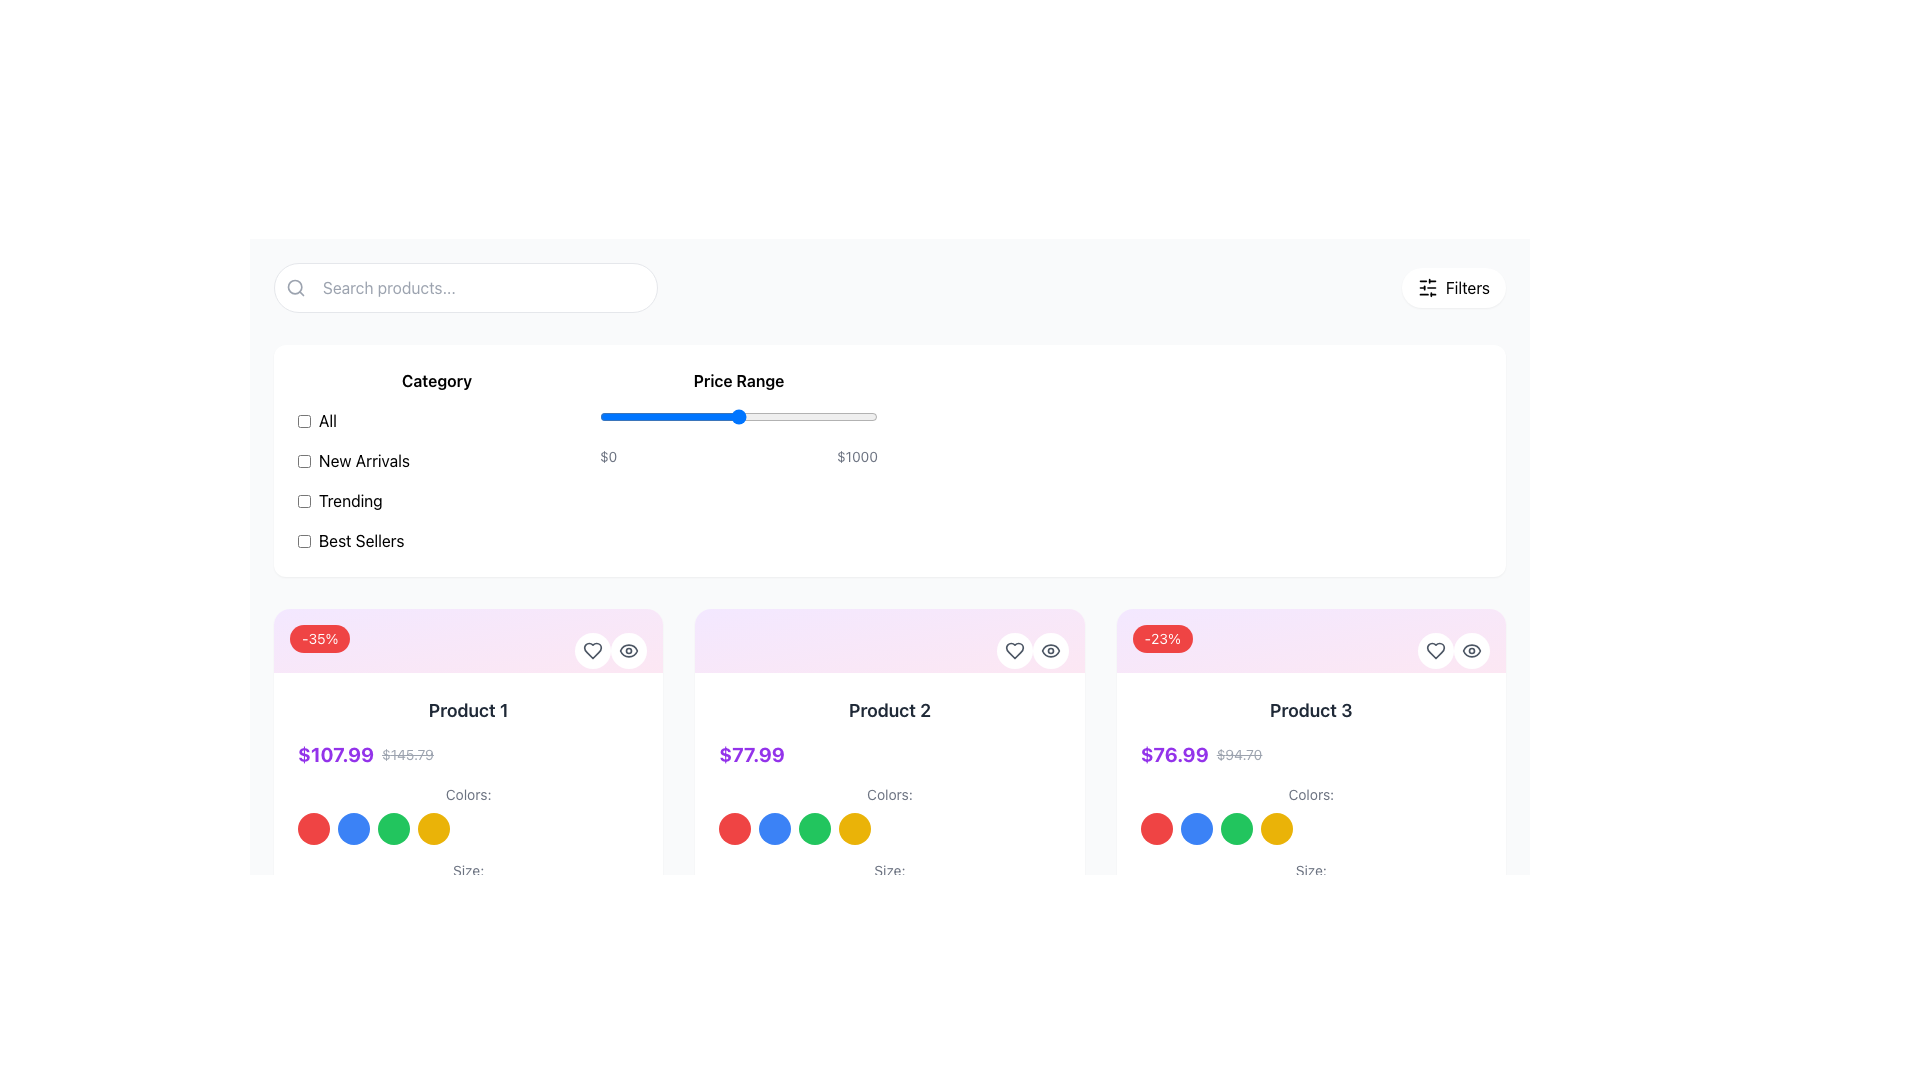 The width and height of the screenshot is (1920, 1080). Describe the element at coordinates (1311, 755) in the screenshot. I see `prices displayed for 'Product 3' in the price display component located in the product information section, which is positioned below the product name and above the color options` at that location.